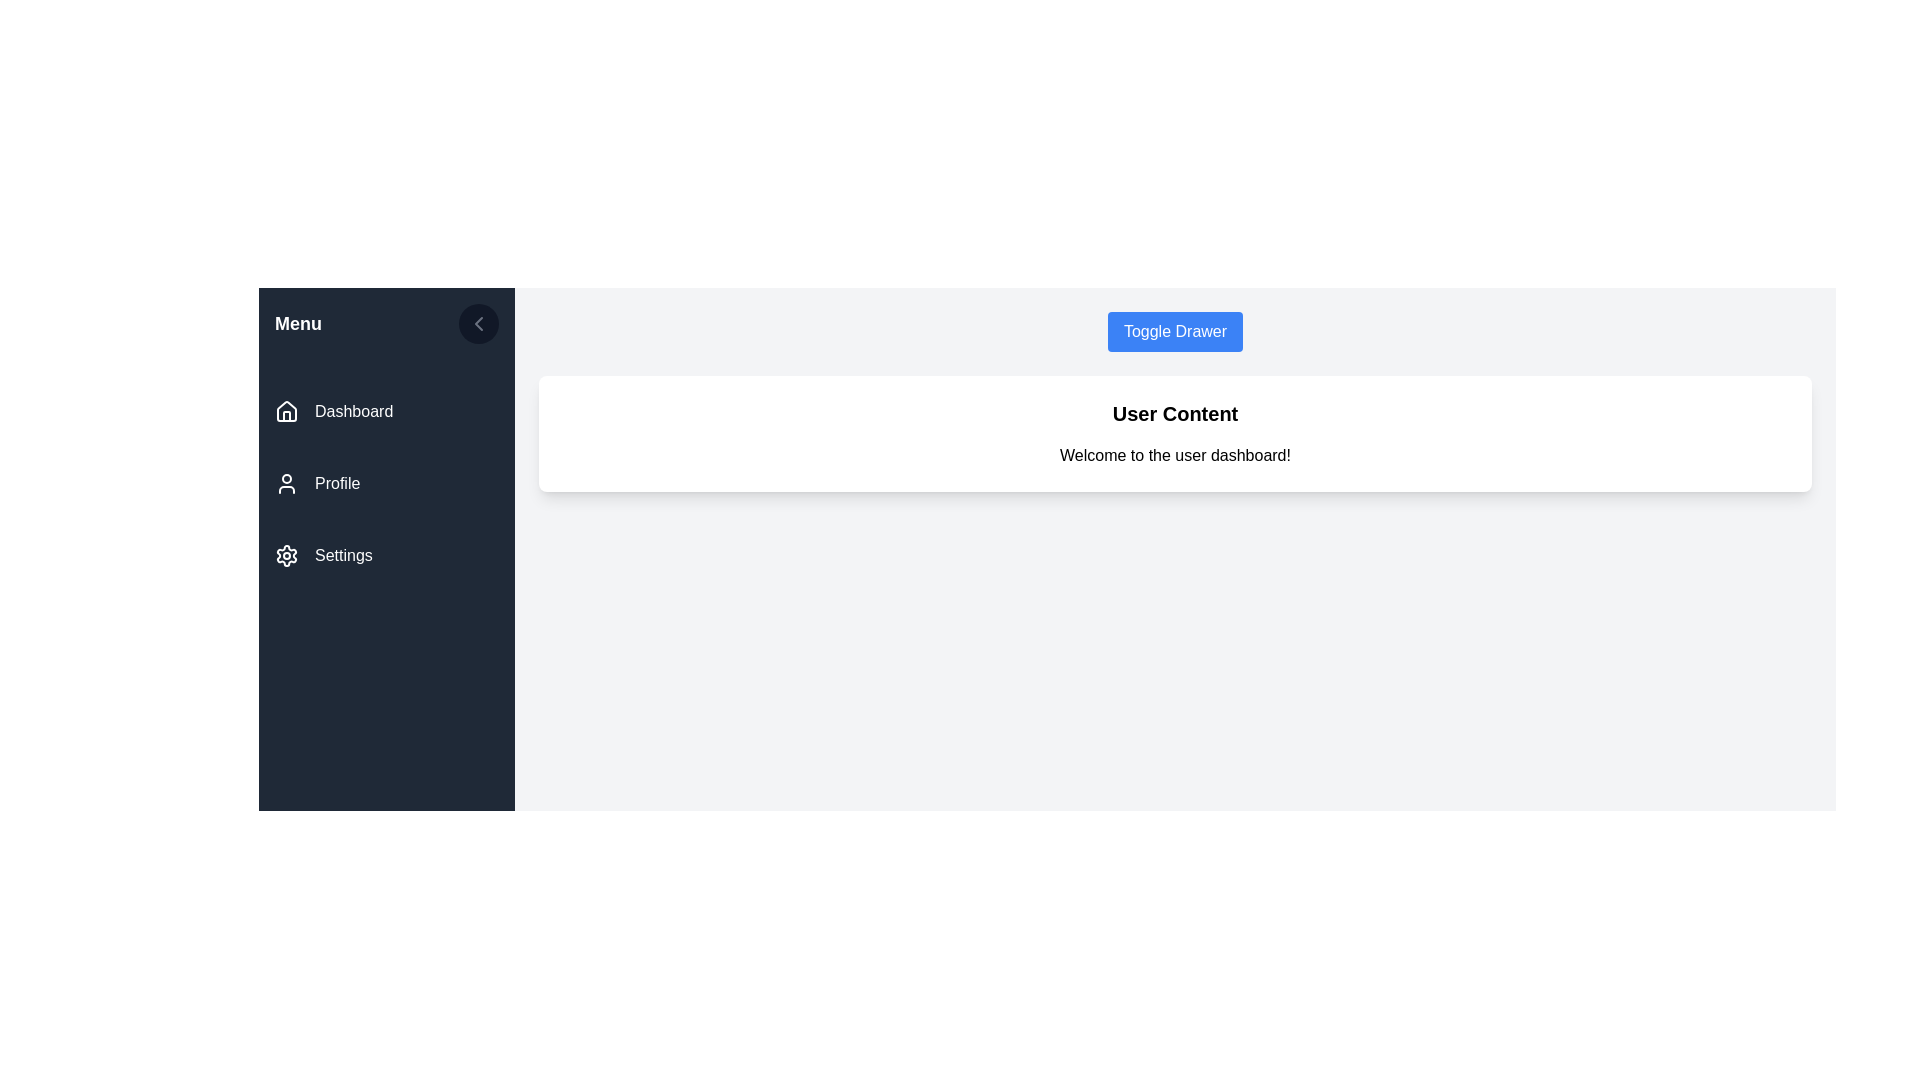 This screenshot has width=1920, height=1080. Describe the element at coordinates (286, 411) in the screenshot. I see `the house-shaped icon in the vertical sidebar next to the 'Dashboard' label` at that location.